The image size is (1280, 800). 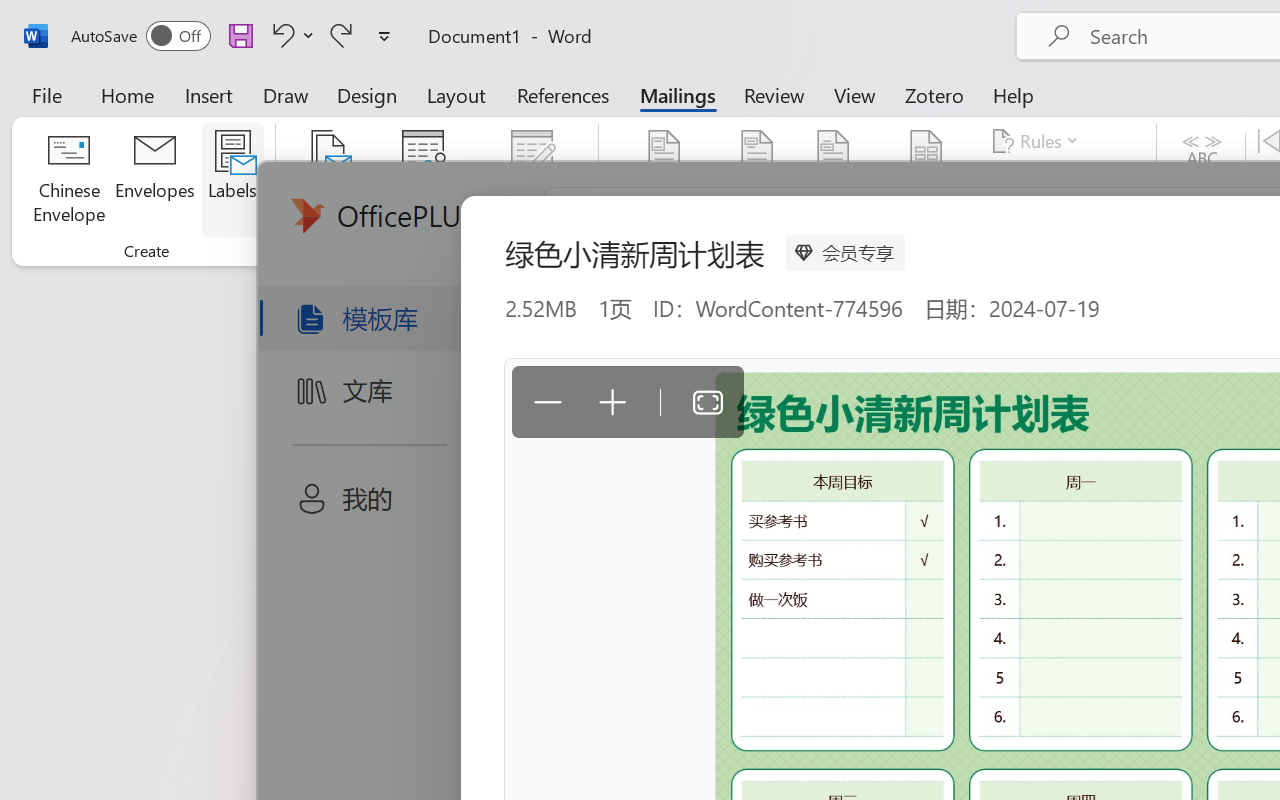 What do you see at coordinates (328, 179) in the screenshot?
I see `'Start Mail Merge'` at bounding box center [328, 179].